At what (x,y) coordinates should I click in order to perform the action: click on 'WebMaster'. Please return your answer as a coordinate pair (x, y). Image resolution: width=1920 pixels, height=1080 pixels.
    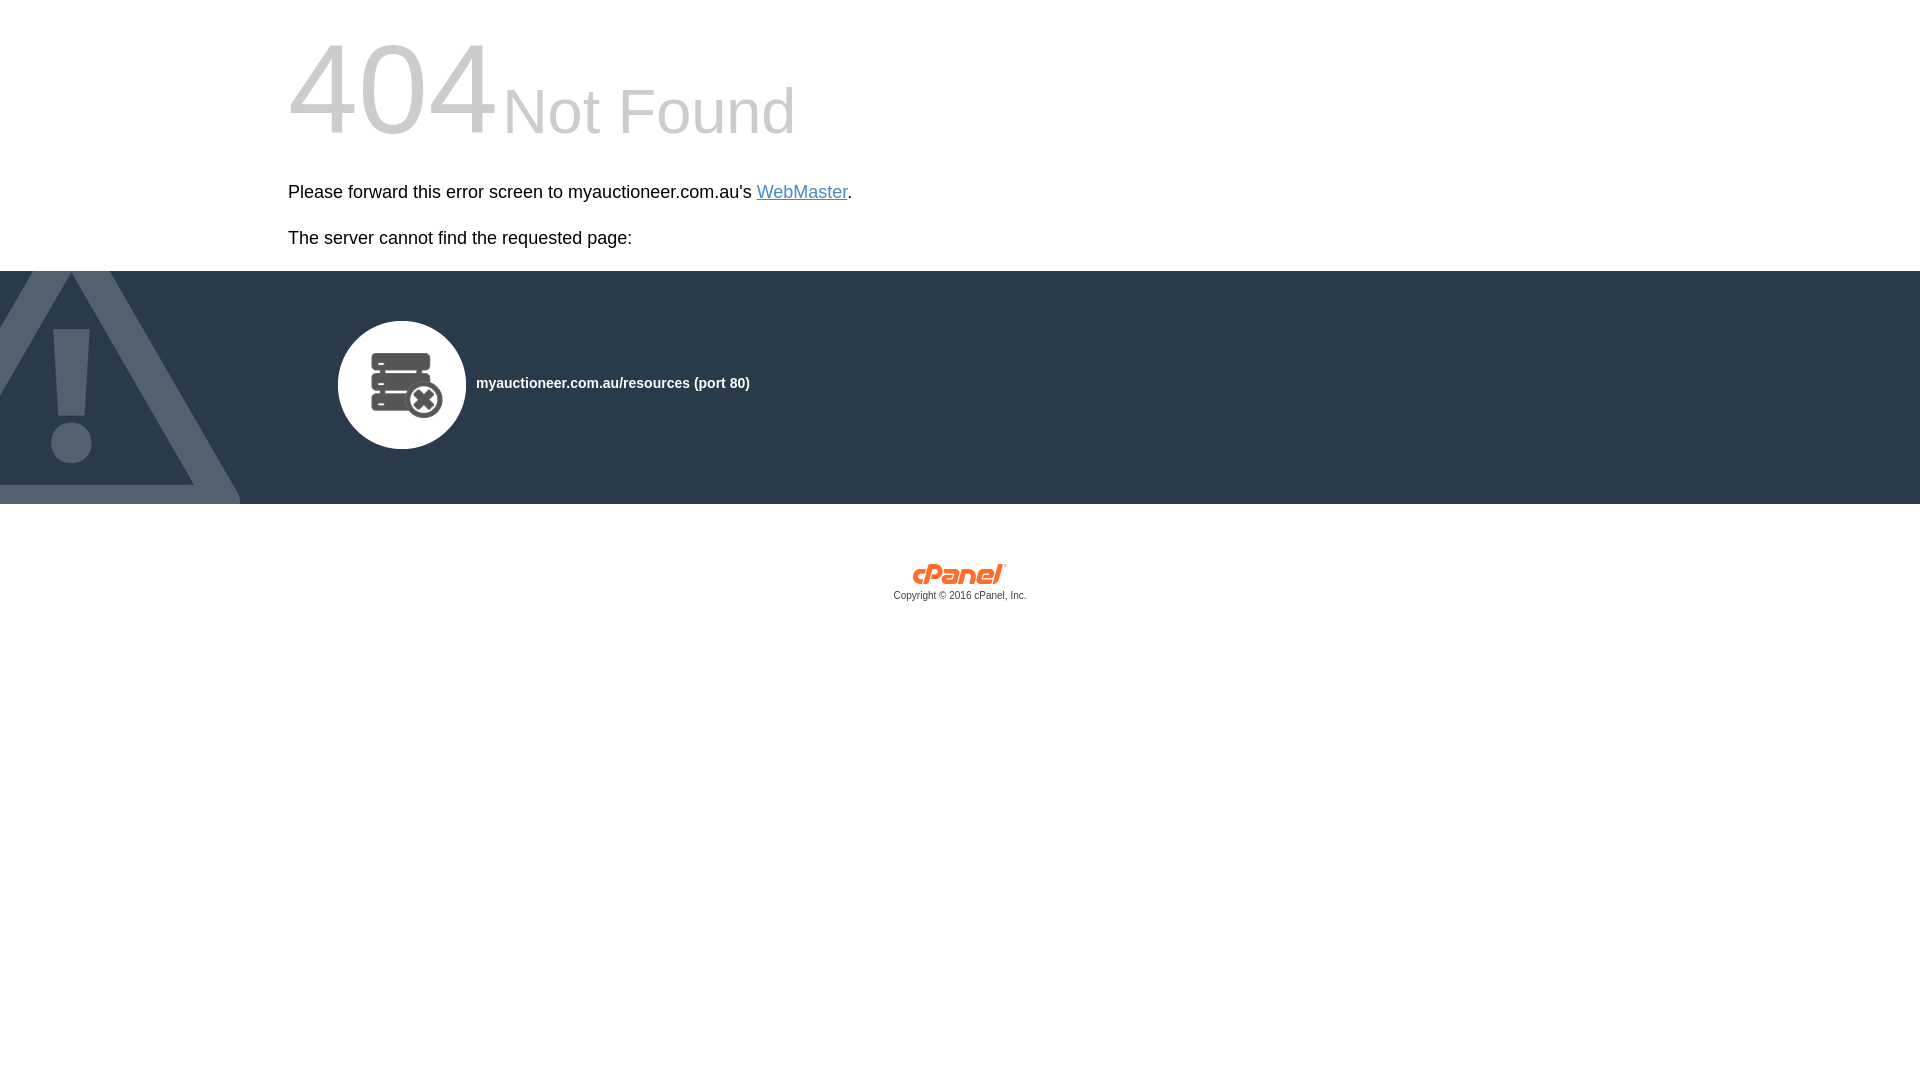
    Looking at the image, I should click on (802, 192).